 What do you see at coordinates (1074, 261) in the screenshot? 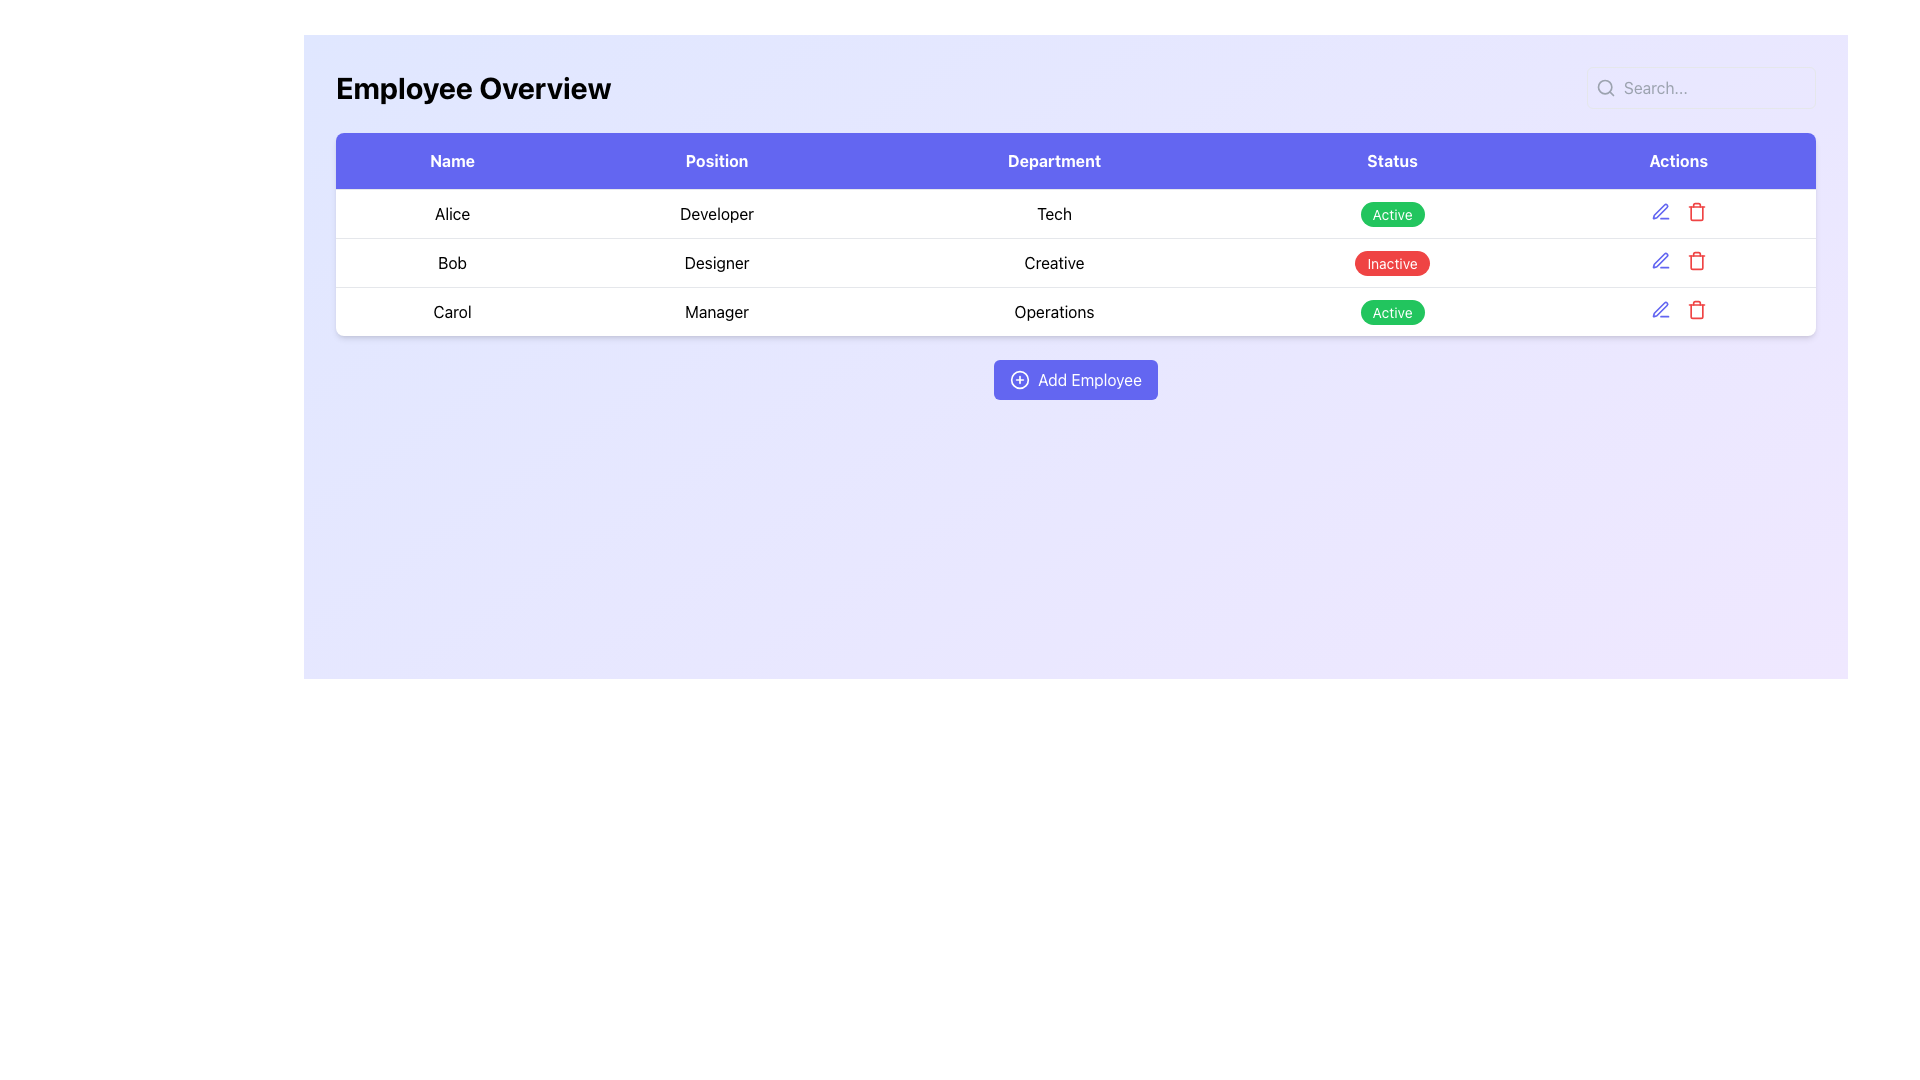
I see `the table row displaying information about the employee 'Bob', which includes the position 'Designer', department 'Creative', and an 'Inactive' status badge` at bounding box center [1074, 261].